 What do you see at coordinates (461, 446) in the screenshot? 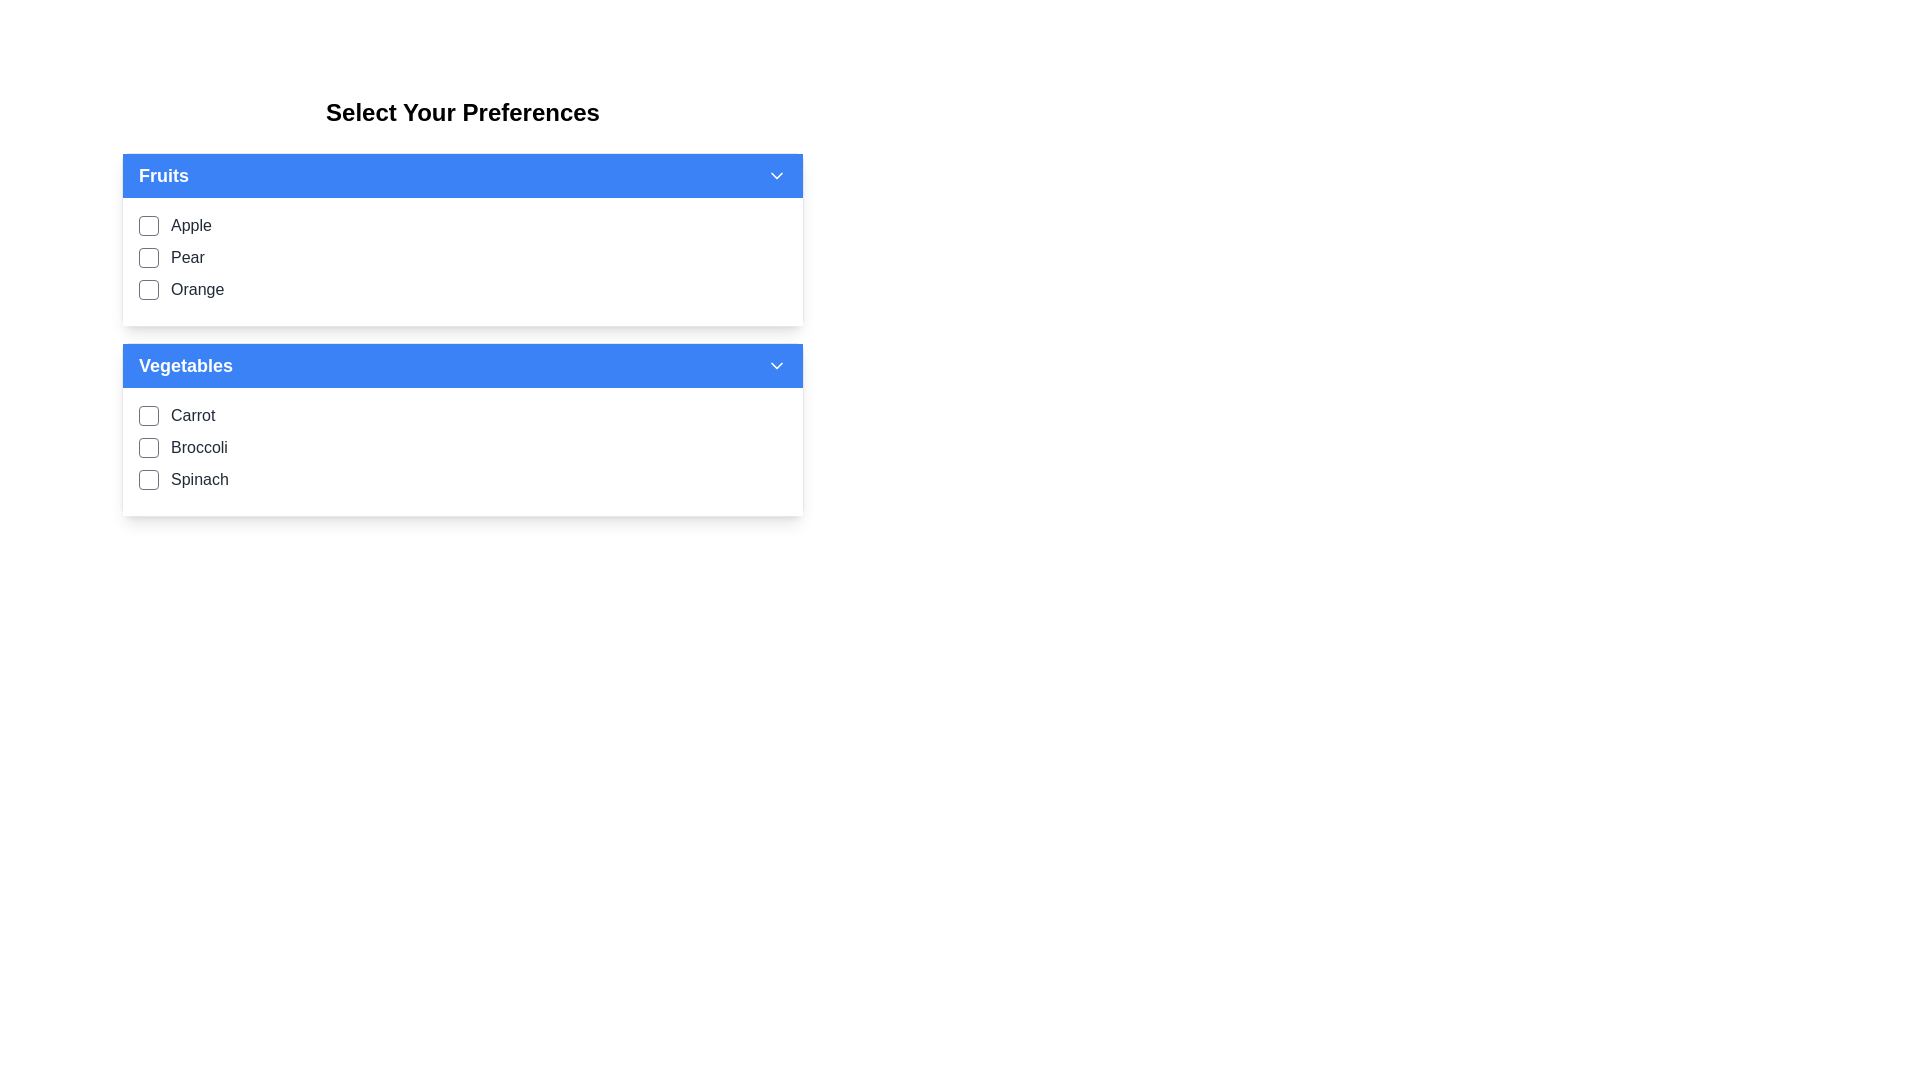
I see `the selectable list item for 'Broccoli' located in the 'Vegetables' section` at bounding box center [461, 446].